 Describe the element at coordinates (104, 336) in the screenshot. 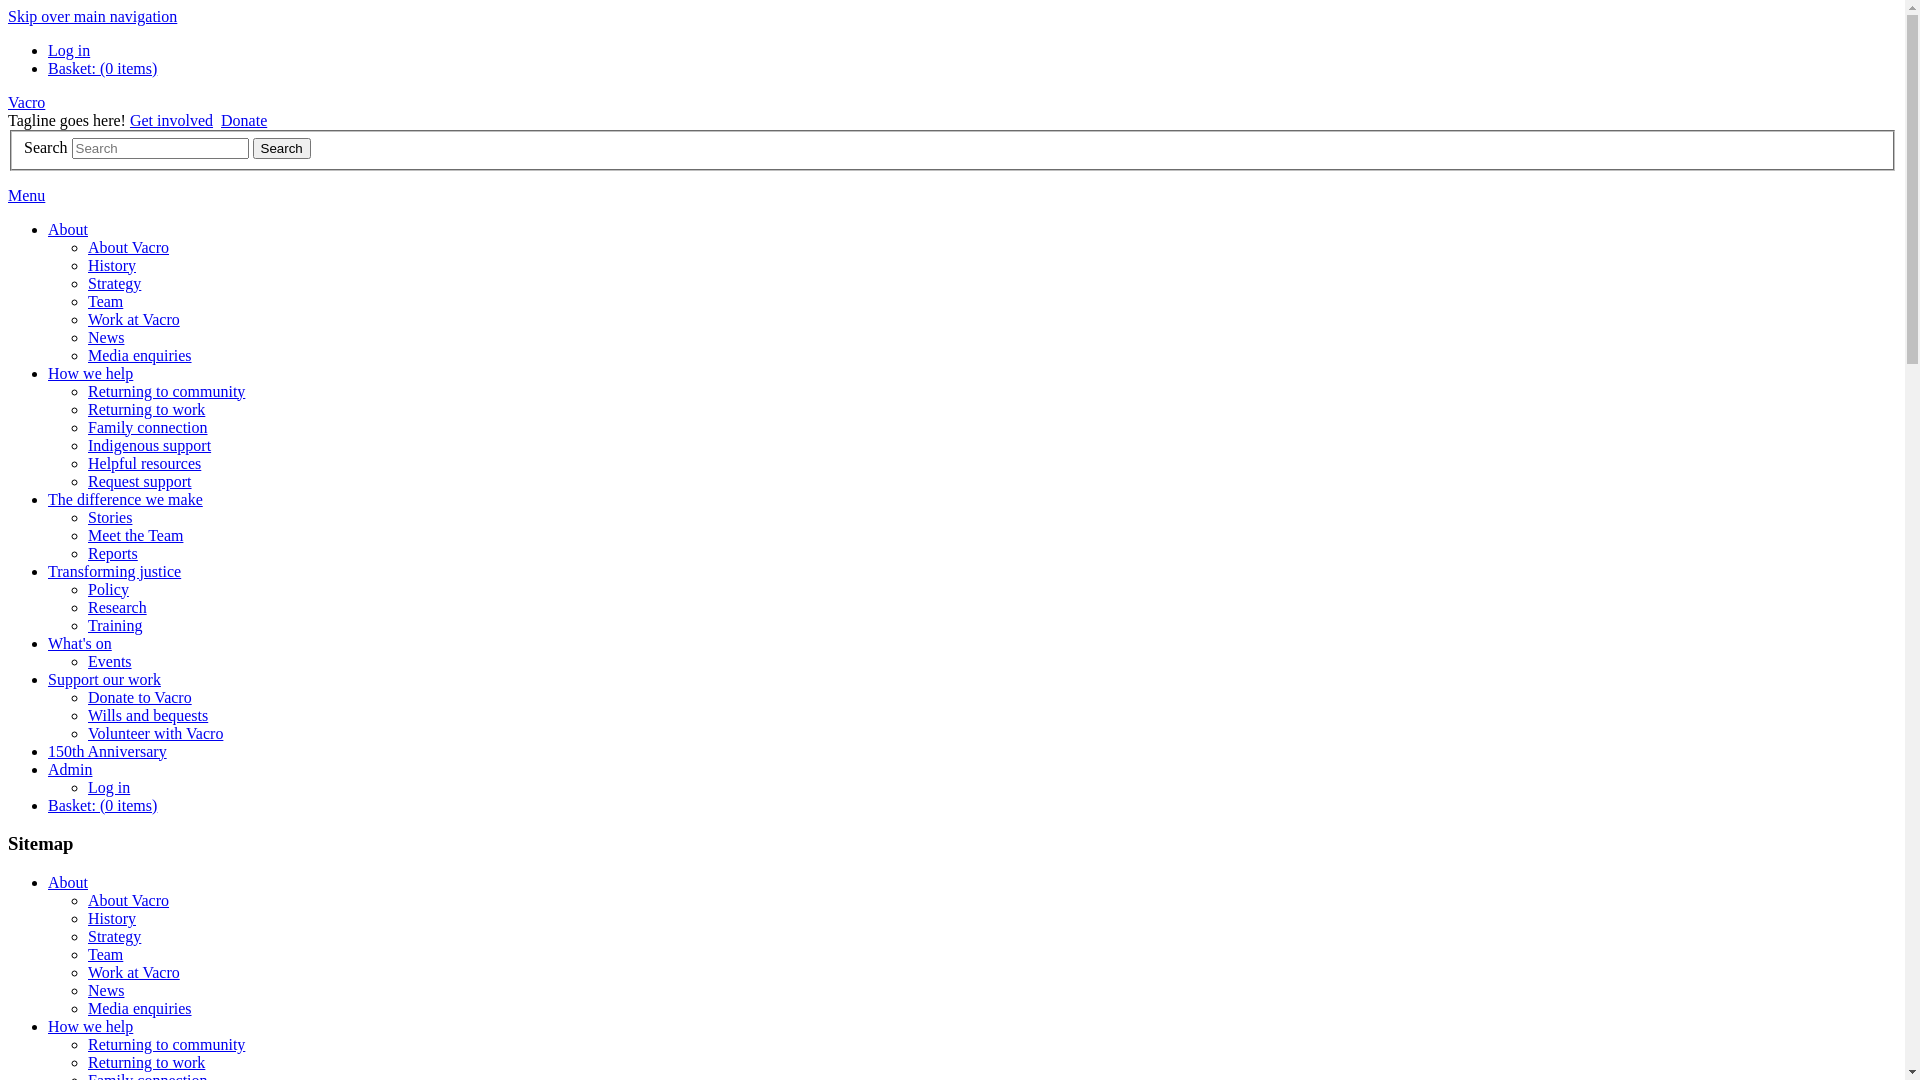

I see `'News'` at that location.